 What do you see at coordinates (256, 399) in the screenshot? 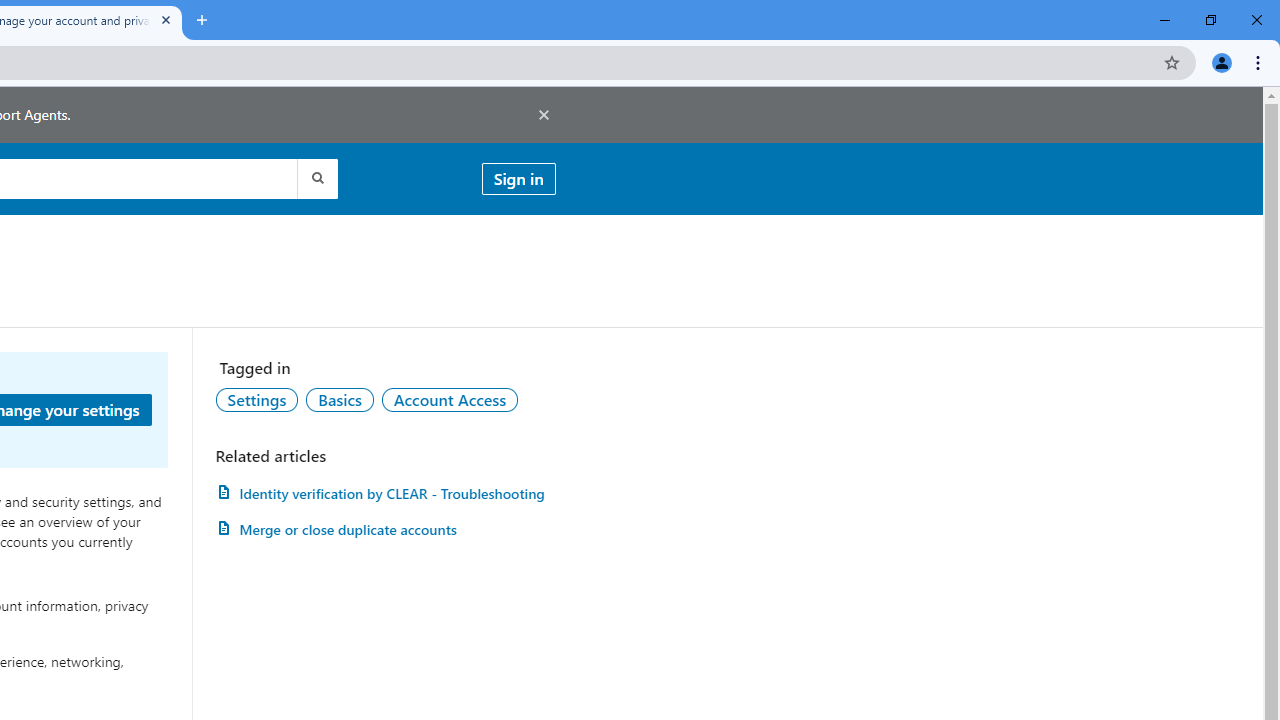
I see `'Settings'` at bounding box center [256, 399].